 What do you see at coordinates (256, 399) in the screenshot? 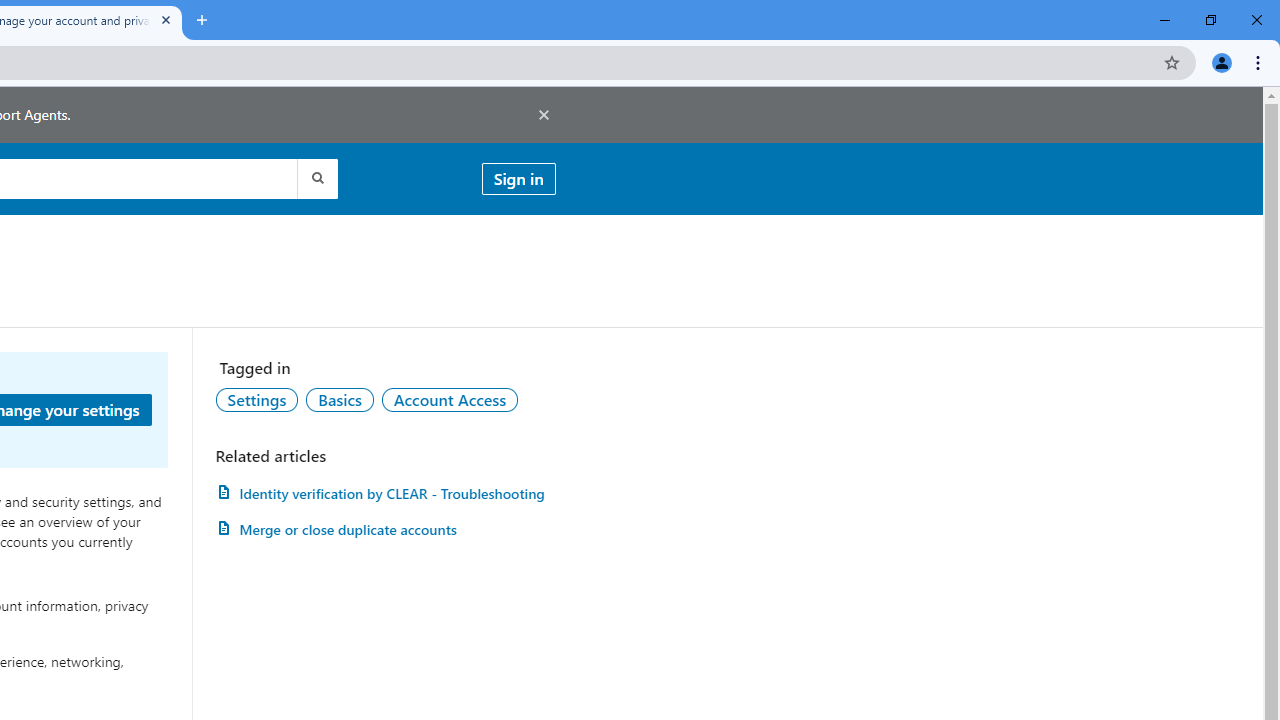
I see `'Settings'` at bounding box center [256, 399].